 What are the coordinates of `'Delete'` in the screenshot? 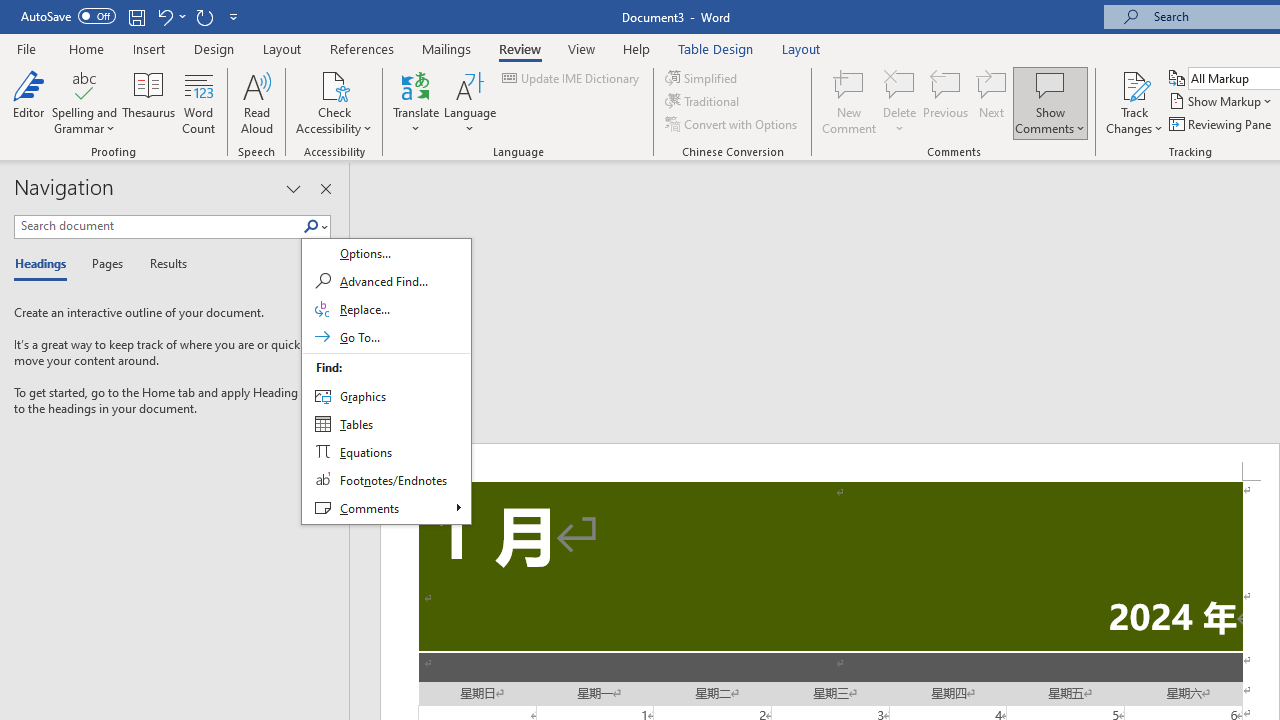 It's located at (899, 84).